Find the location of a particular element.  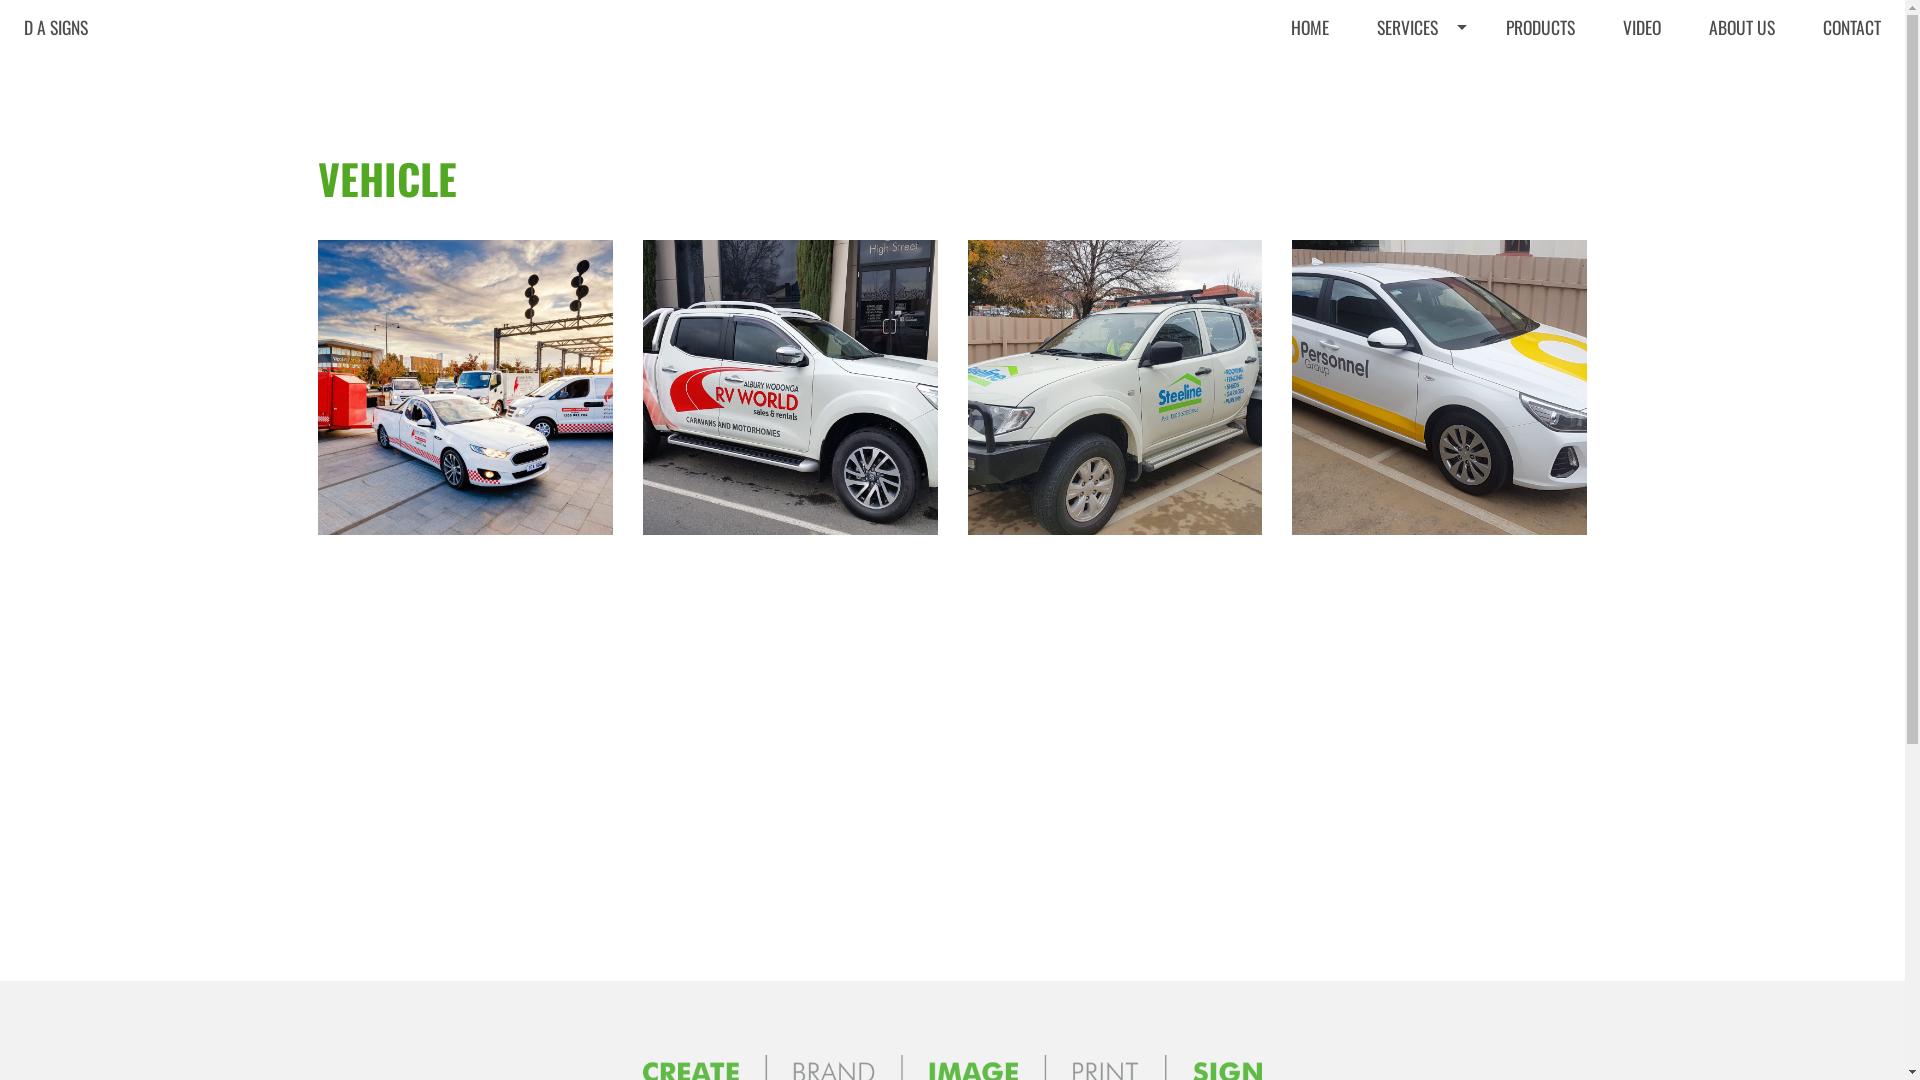

'HOME' is located at coordinates (1310, 27).